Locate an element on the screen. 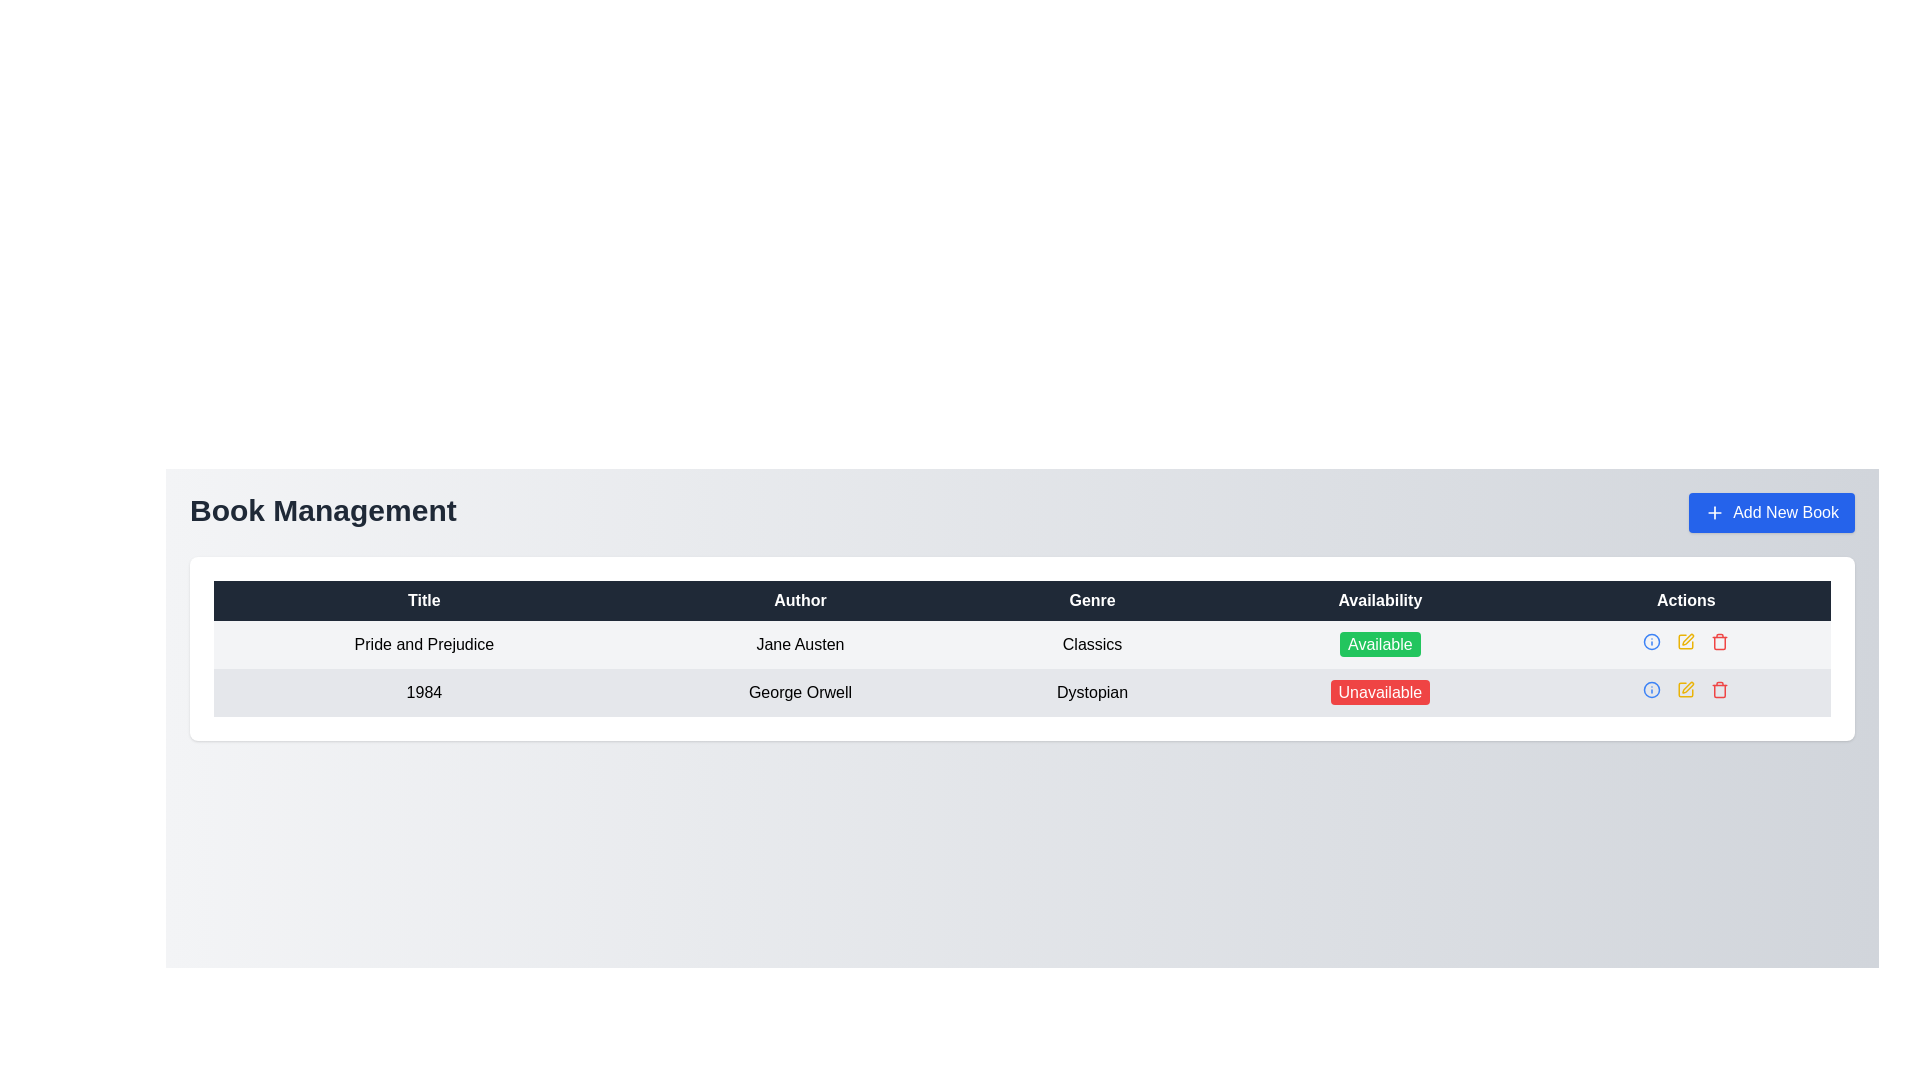  the text label displaying 'Classics' in the third column of the first row of the table, which is positioned between 'Jane Austen' and an 'Available' status indicator is located at coordinates (1091, 644).